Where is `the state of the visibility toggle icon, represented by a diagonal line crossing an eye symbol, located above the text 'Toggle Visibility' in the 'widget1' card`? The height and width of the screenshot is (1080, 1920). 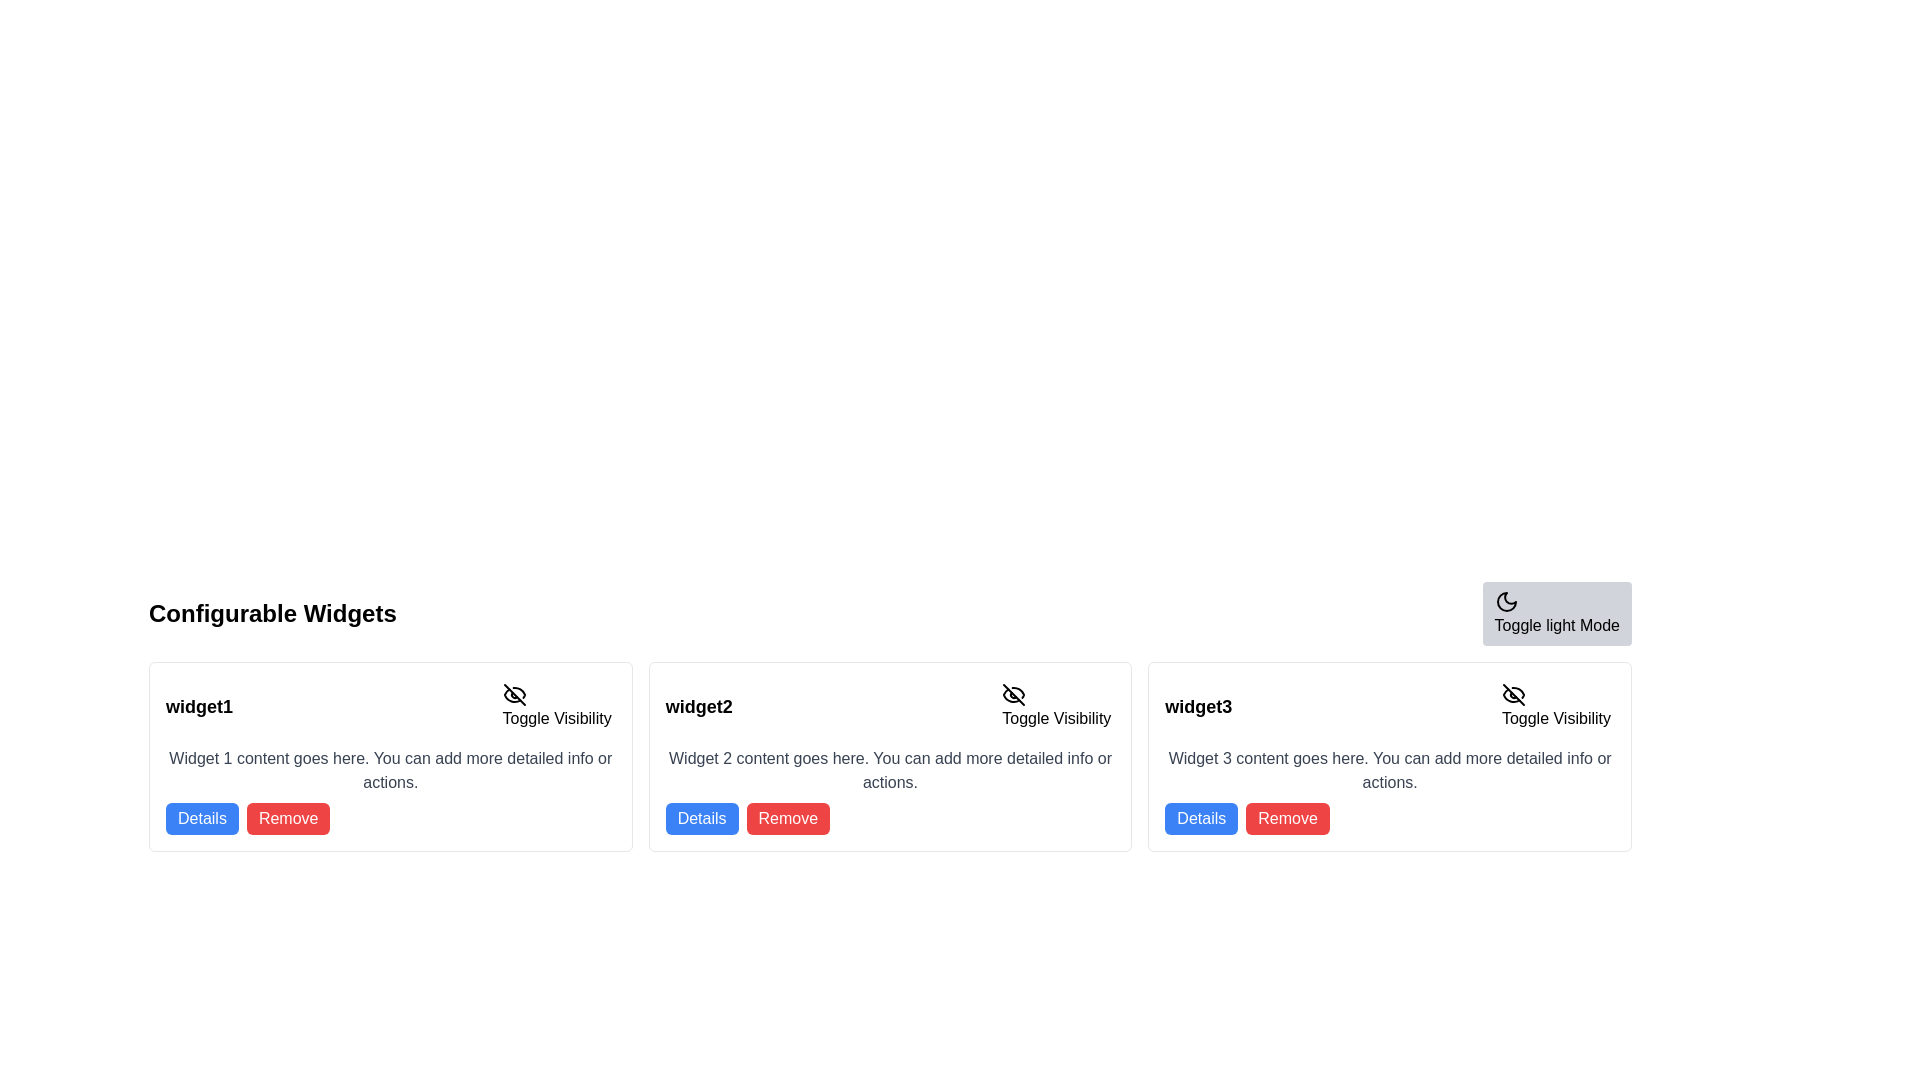 the state of the visibility toggle icon, represented by a diagonal line crossing an eye symbol, located above the text 'Toggle Visibility' in the 'widget1' card is located at coordinates (514, 693).